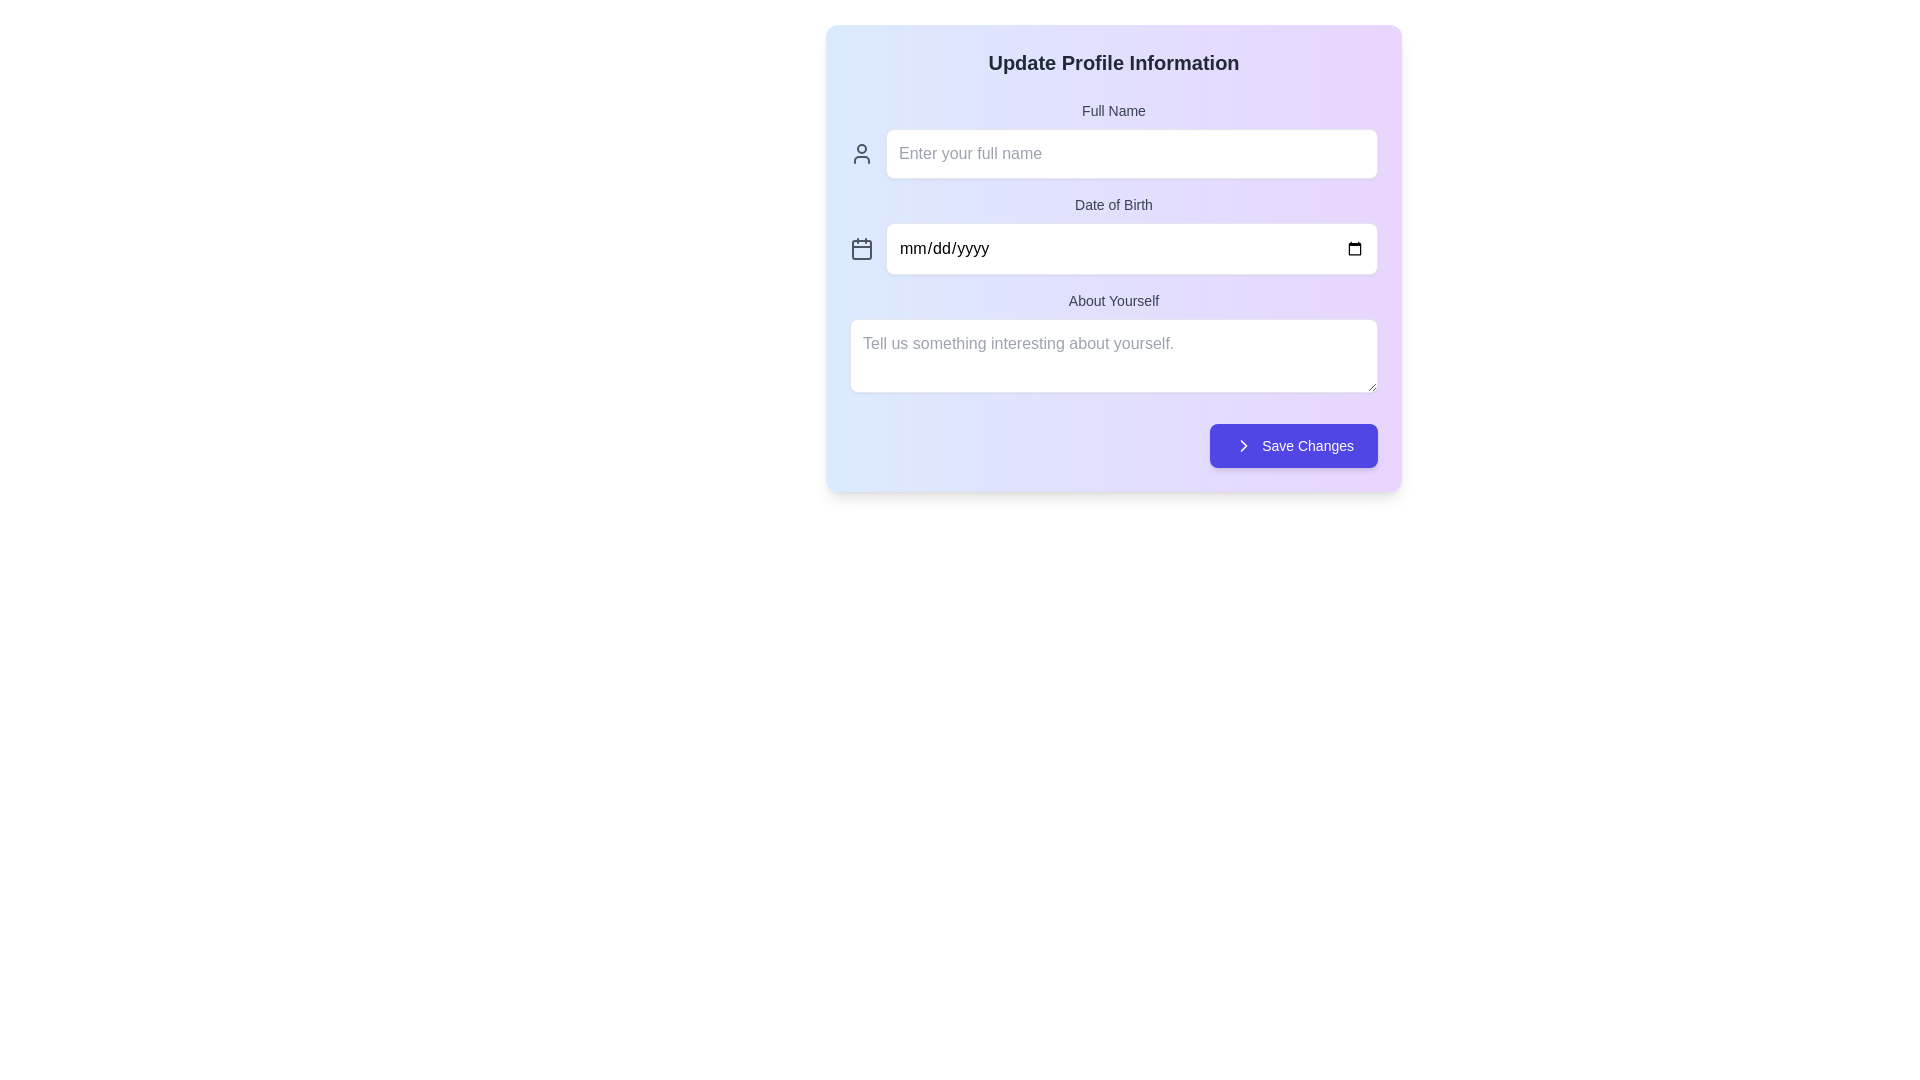 Image resolution: width=1920 pixels, height=1080 pixels. I want to click on the icon located on the right-hand side of the 'Save Changes' button, so click(1243, 445).